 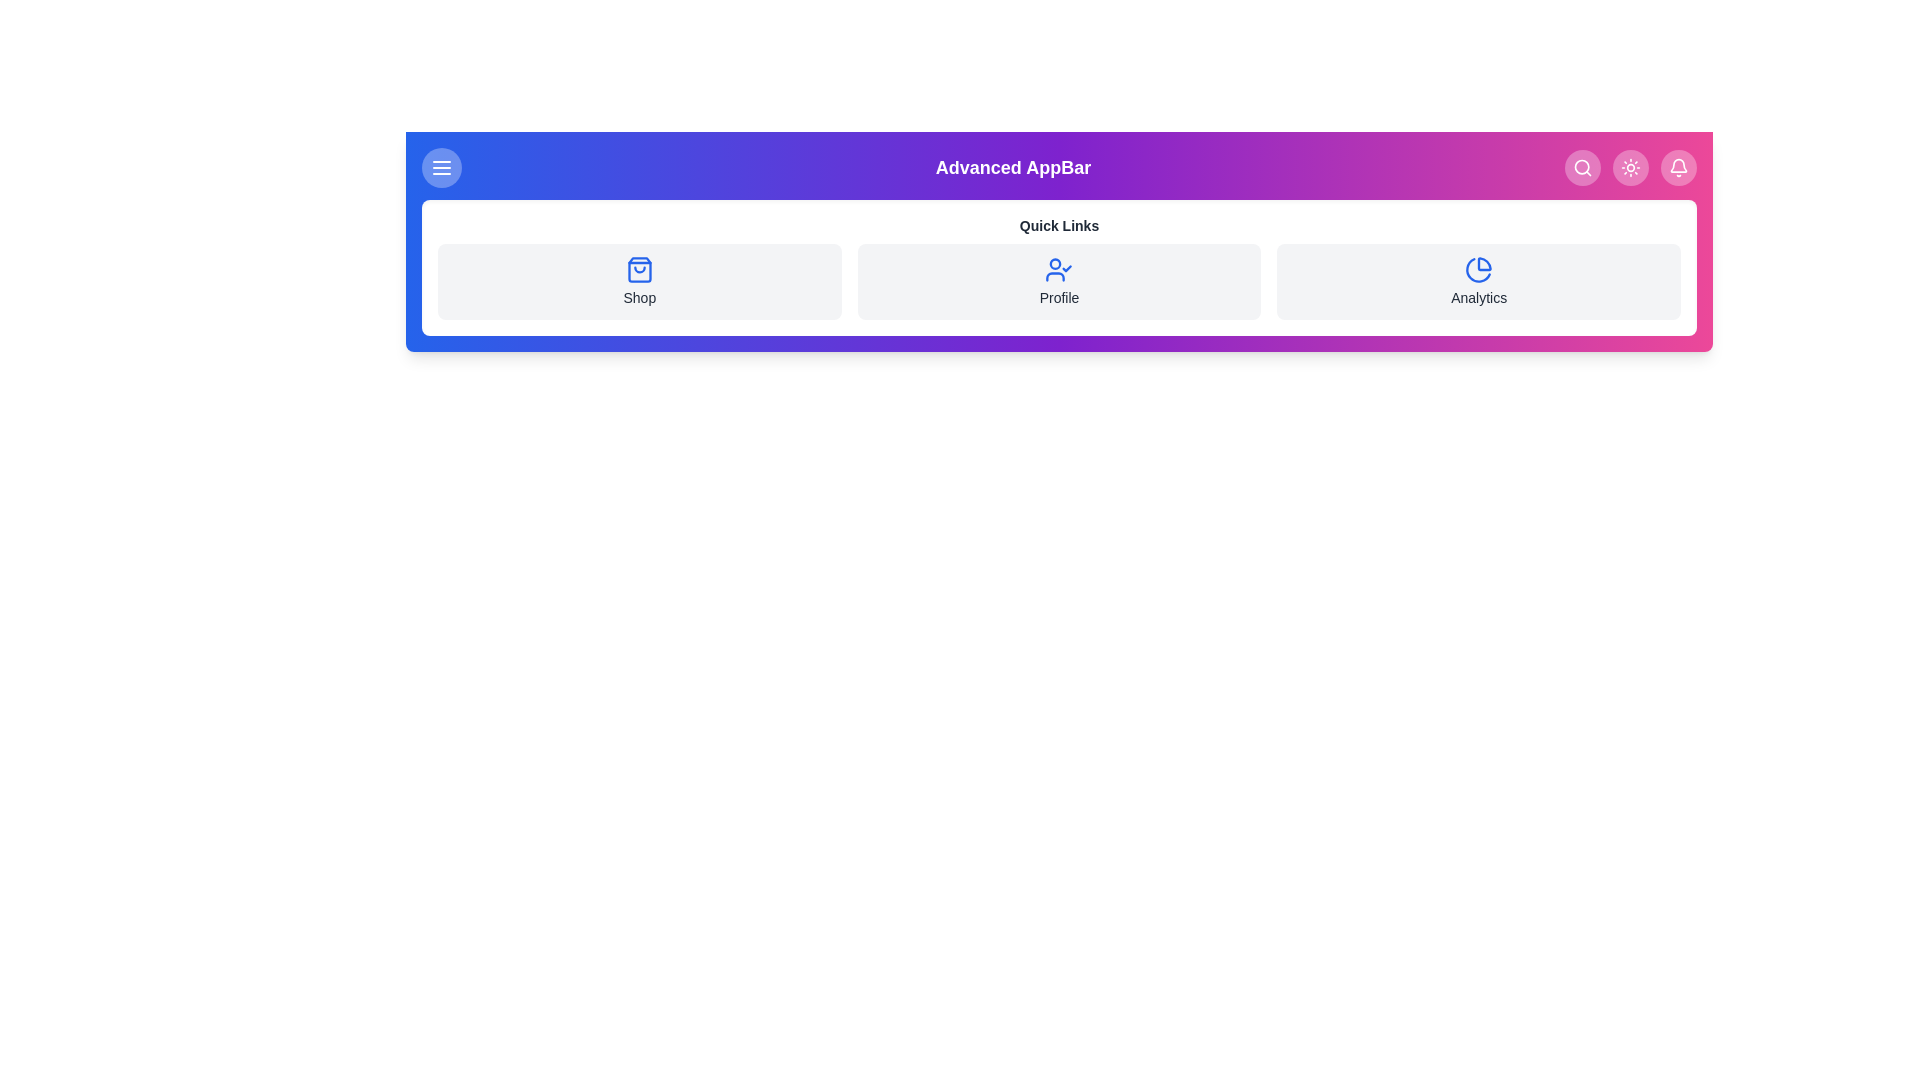 What do you see at coordinates (440, 167) in the screenshot?
I see `the menu button to toggle the menu visibility` at bounding box center [440, 167].